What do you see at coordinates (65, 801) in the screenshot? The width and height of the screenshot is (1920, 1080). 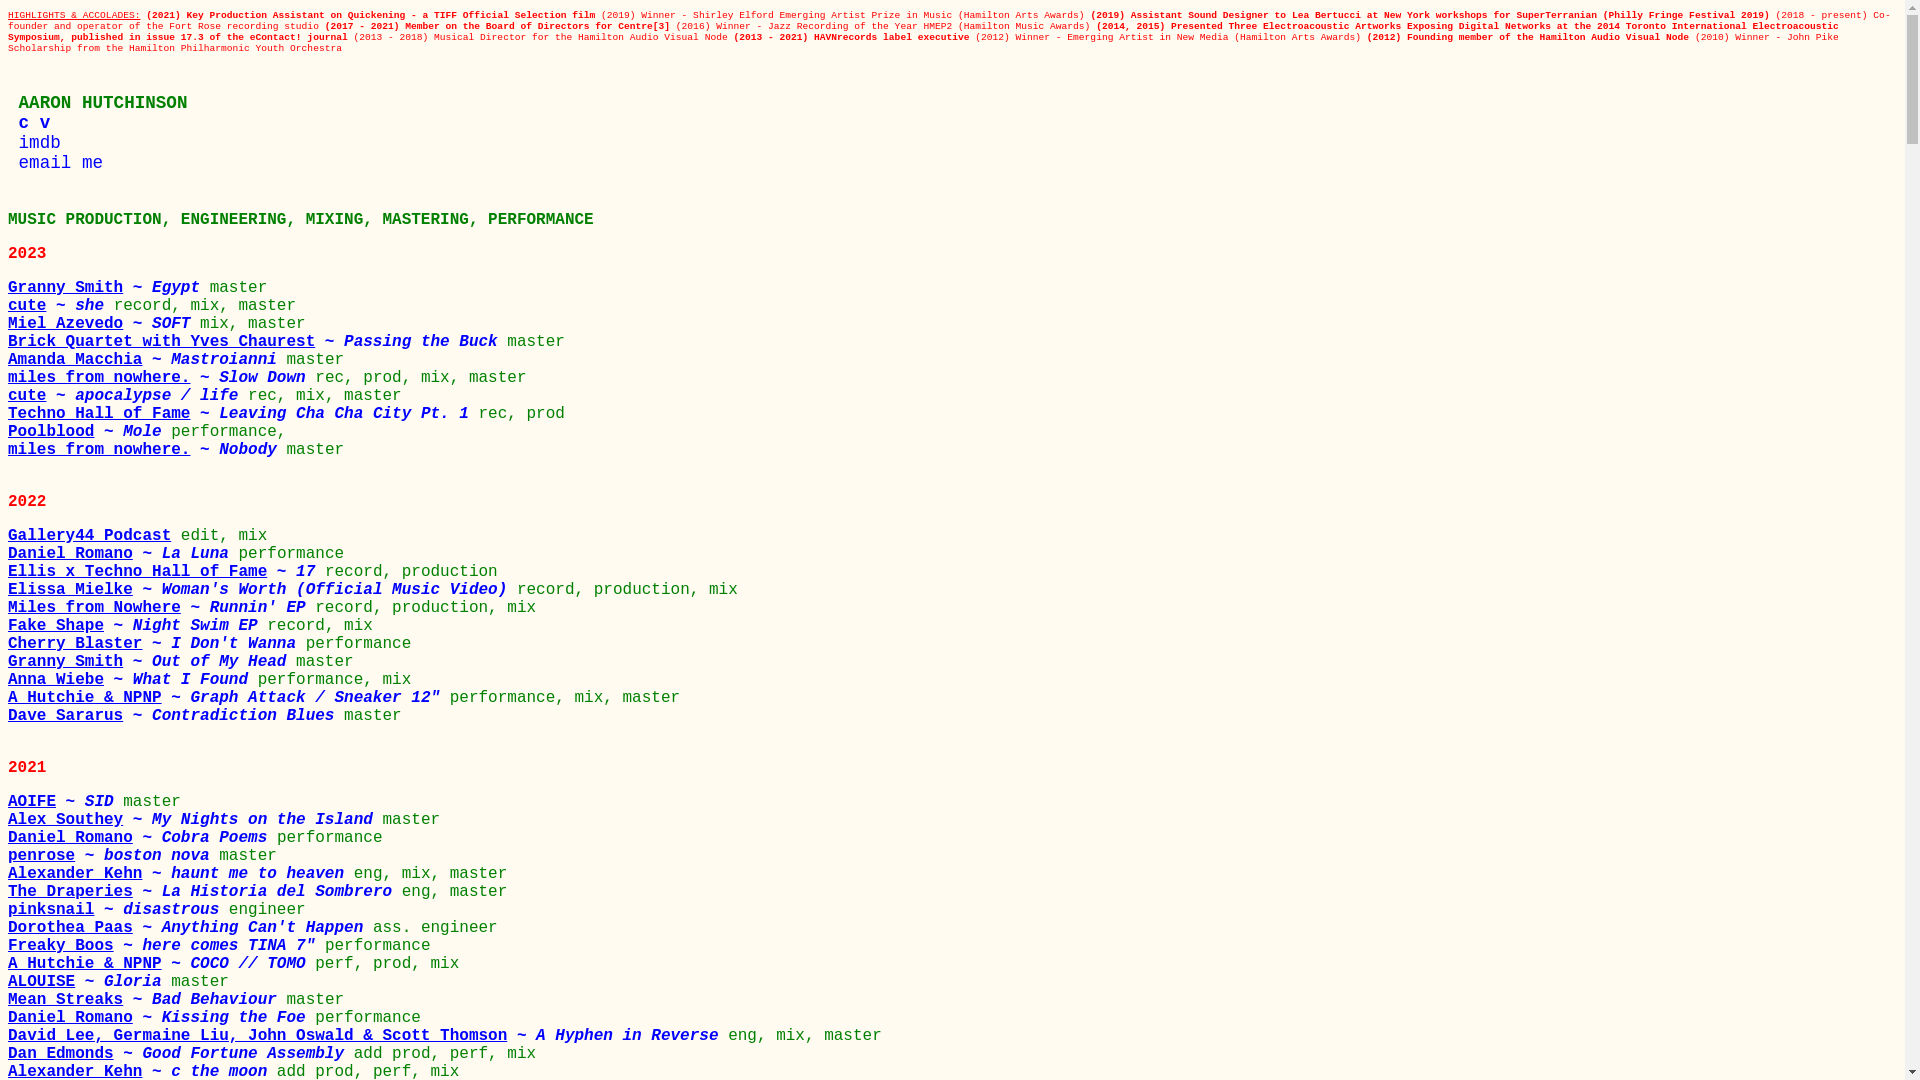 I see `'AOIFE ~ SID'` at bounding box center [65, 801].